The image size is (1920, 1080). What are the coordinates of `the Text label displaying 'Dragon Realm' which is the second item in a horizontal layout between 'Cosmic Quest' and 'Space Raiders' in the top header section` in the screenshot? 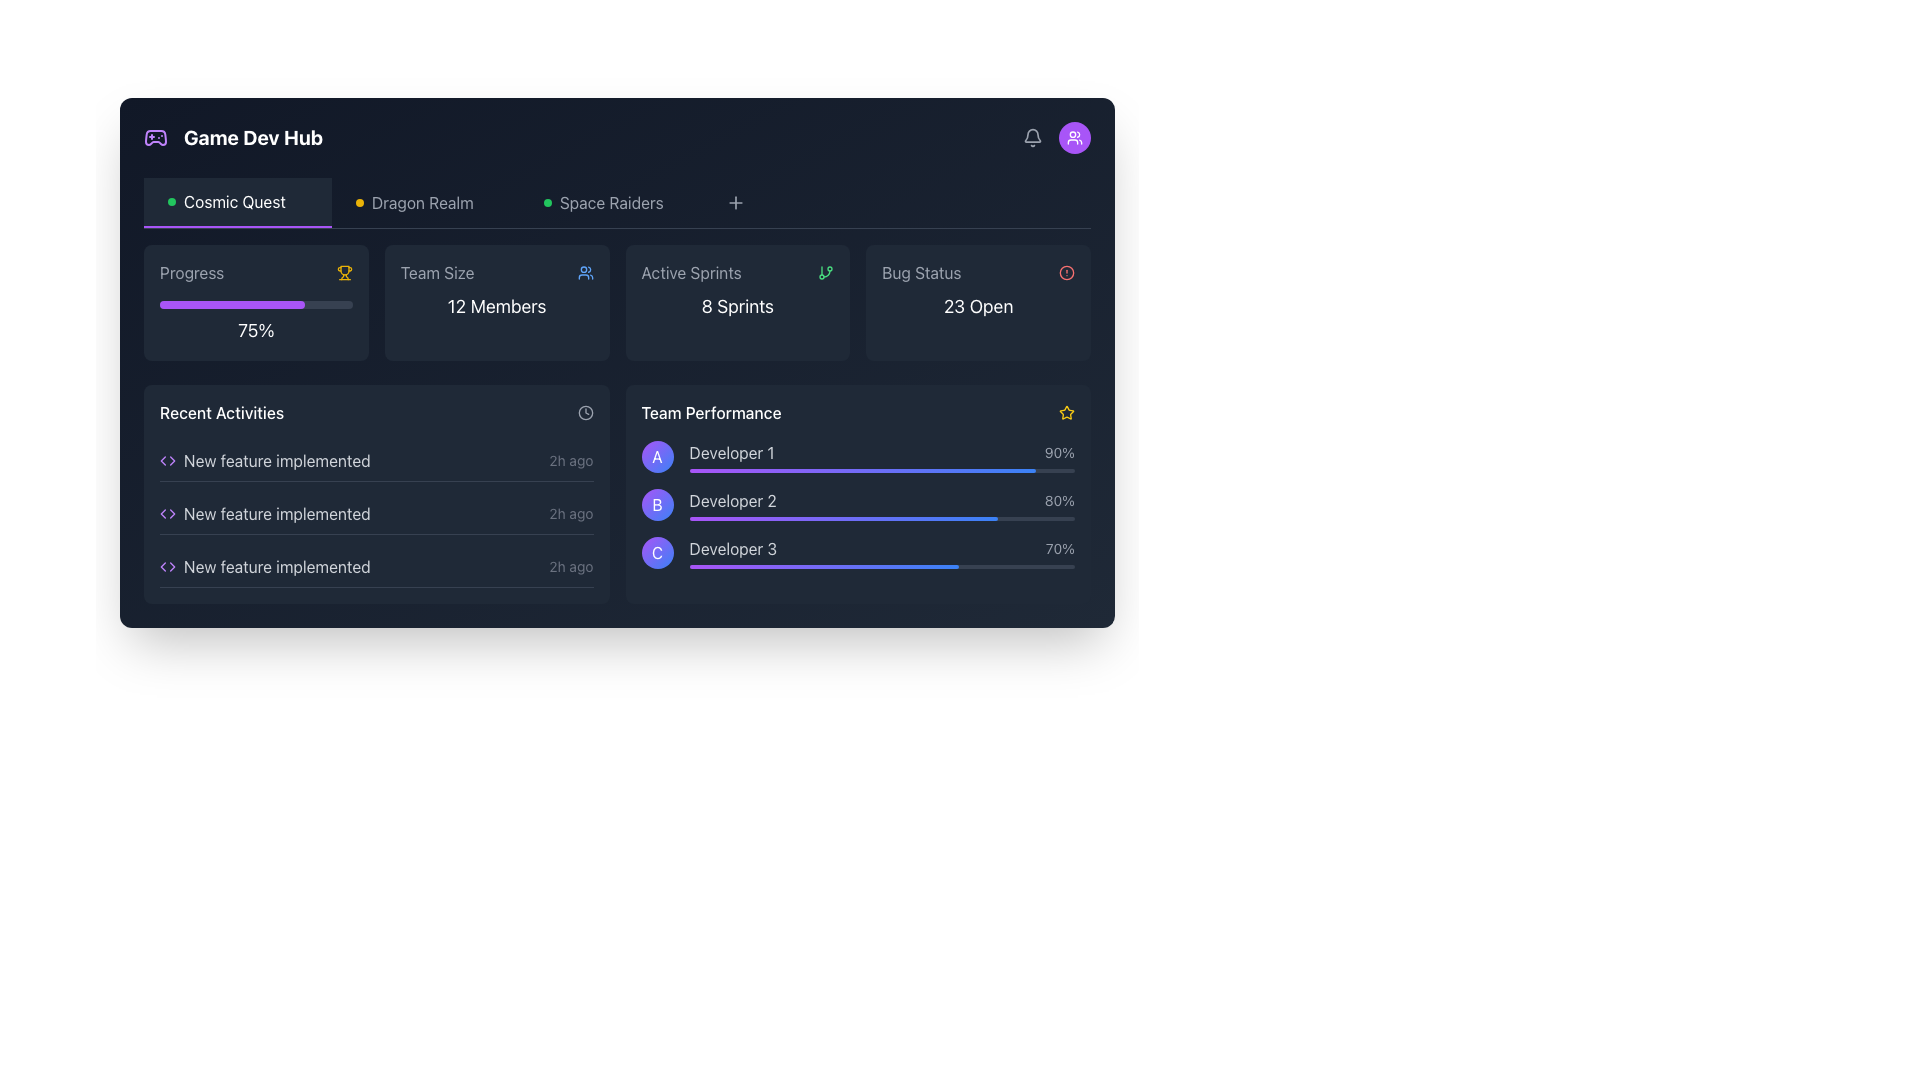 It's located at (413, 203).